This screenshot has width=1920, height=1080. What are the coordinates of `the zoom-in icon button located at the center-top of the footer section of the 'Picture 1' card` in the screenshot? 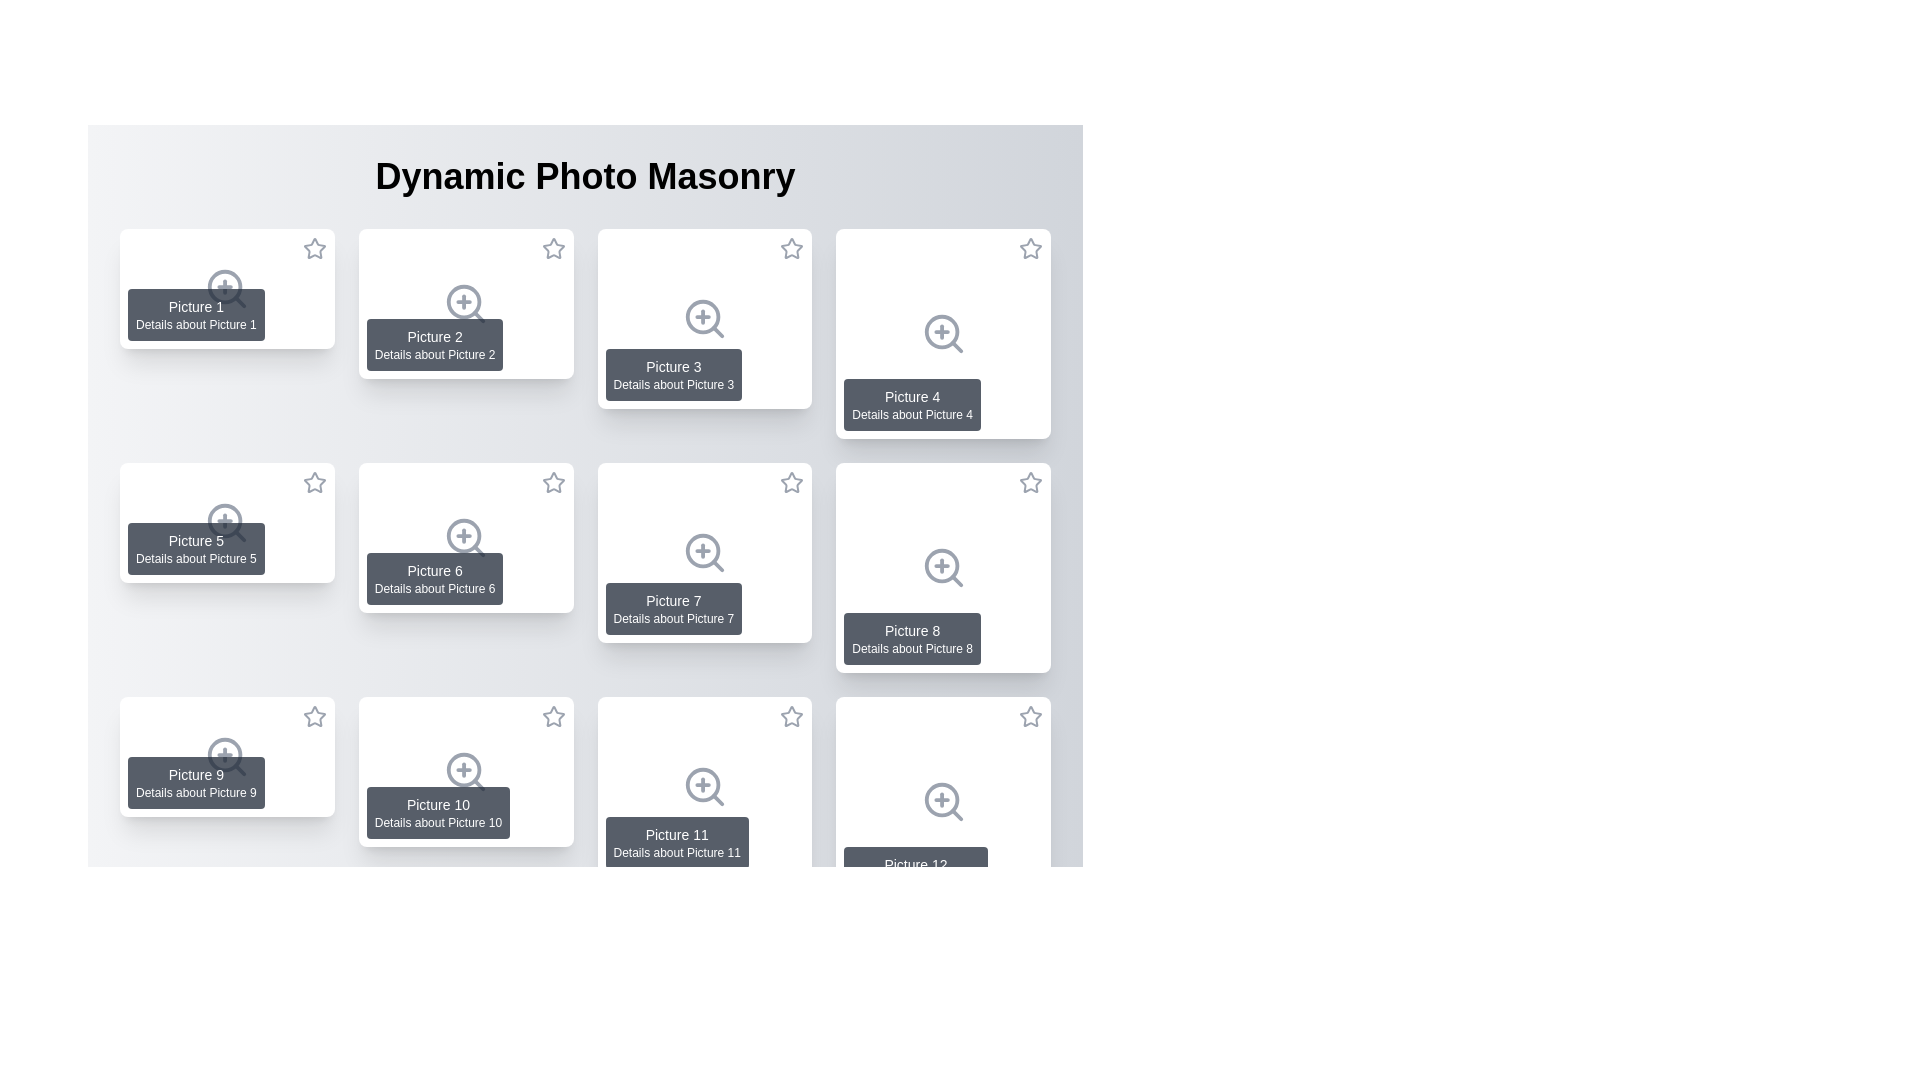 It's located at (227, 289).